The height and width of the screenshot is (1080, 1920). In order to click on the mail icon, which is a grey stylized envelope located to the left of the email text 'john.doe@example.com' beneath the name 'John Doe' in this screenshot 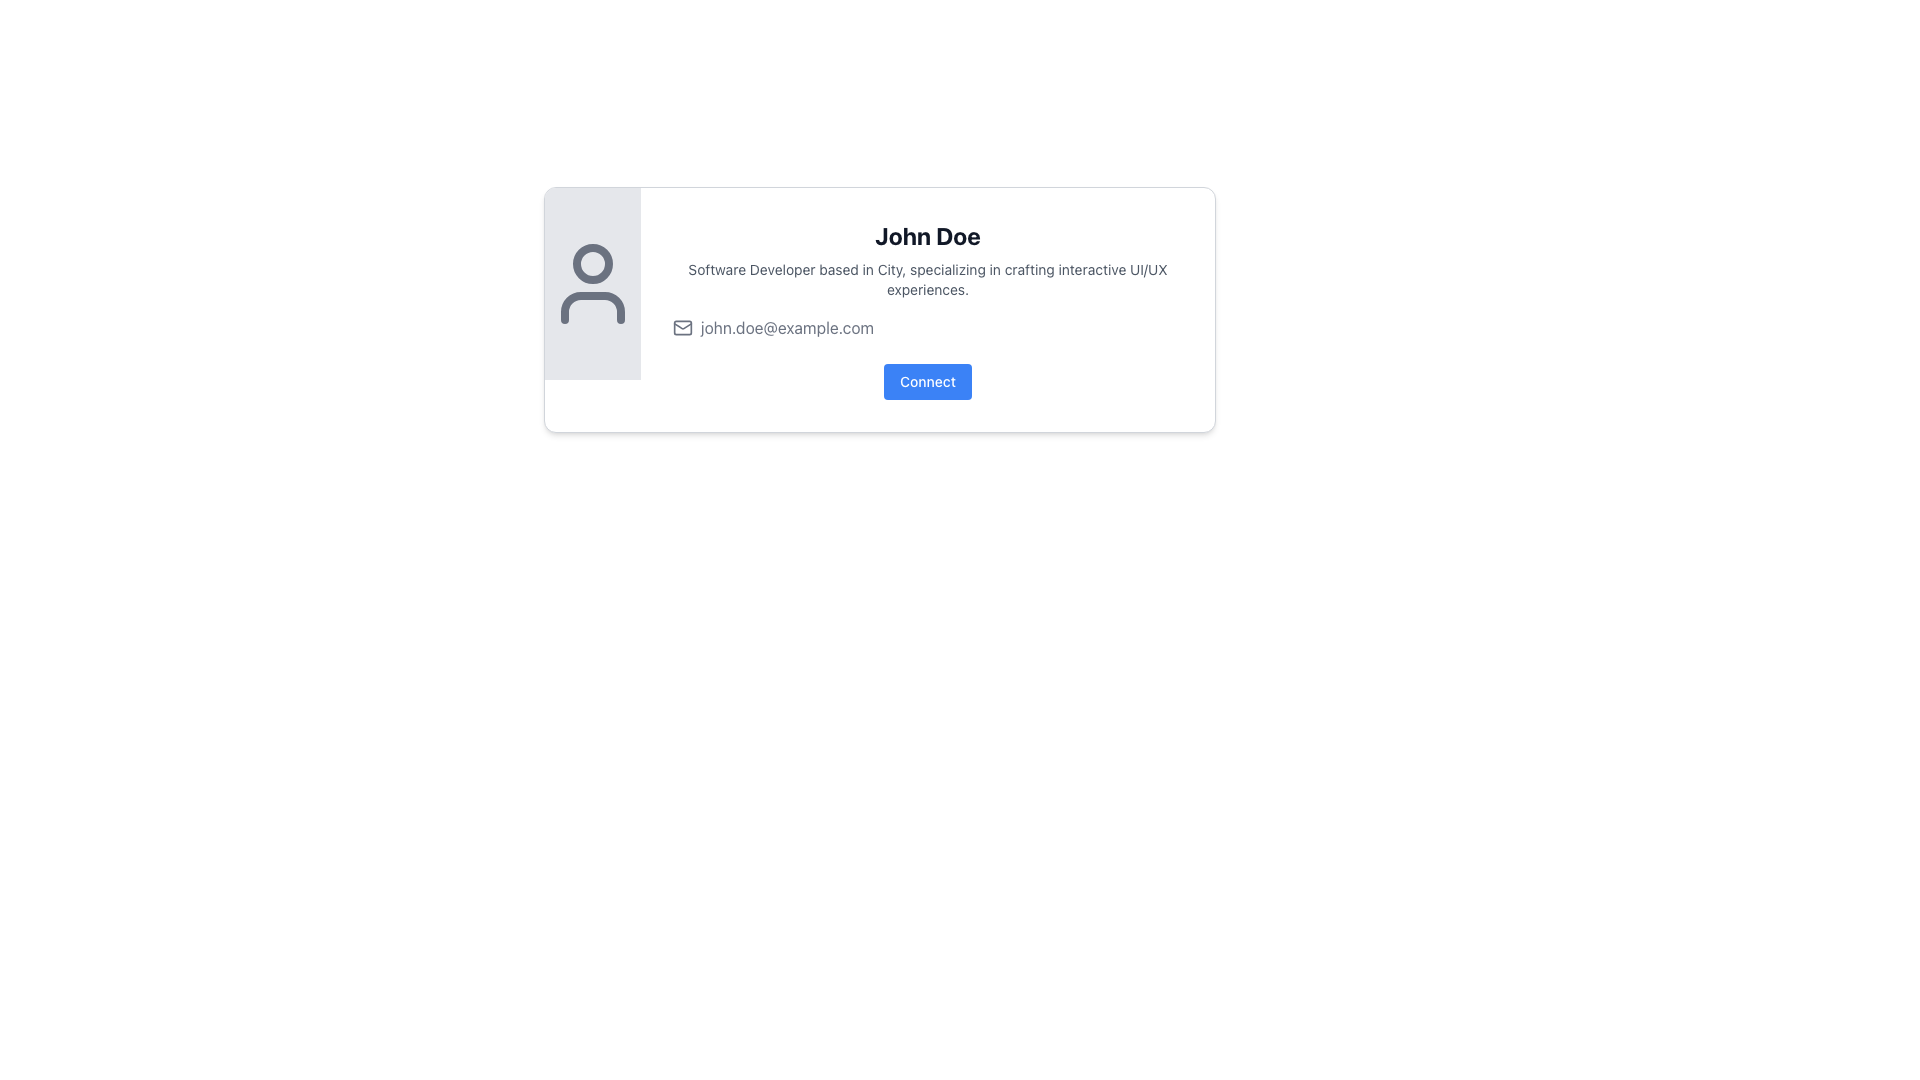, I will do `click(682, 326)`.